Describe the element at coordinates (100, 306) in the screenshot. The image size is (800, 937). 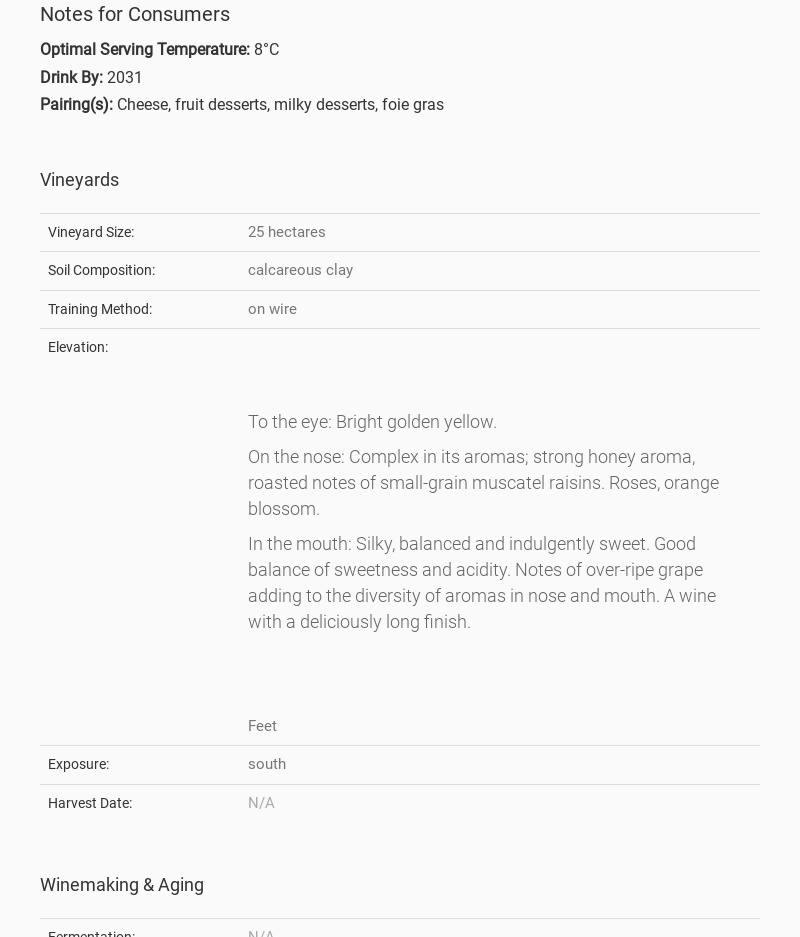
I see `'Training Method:'` at that location.